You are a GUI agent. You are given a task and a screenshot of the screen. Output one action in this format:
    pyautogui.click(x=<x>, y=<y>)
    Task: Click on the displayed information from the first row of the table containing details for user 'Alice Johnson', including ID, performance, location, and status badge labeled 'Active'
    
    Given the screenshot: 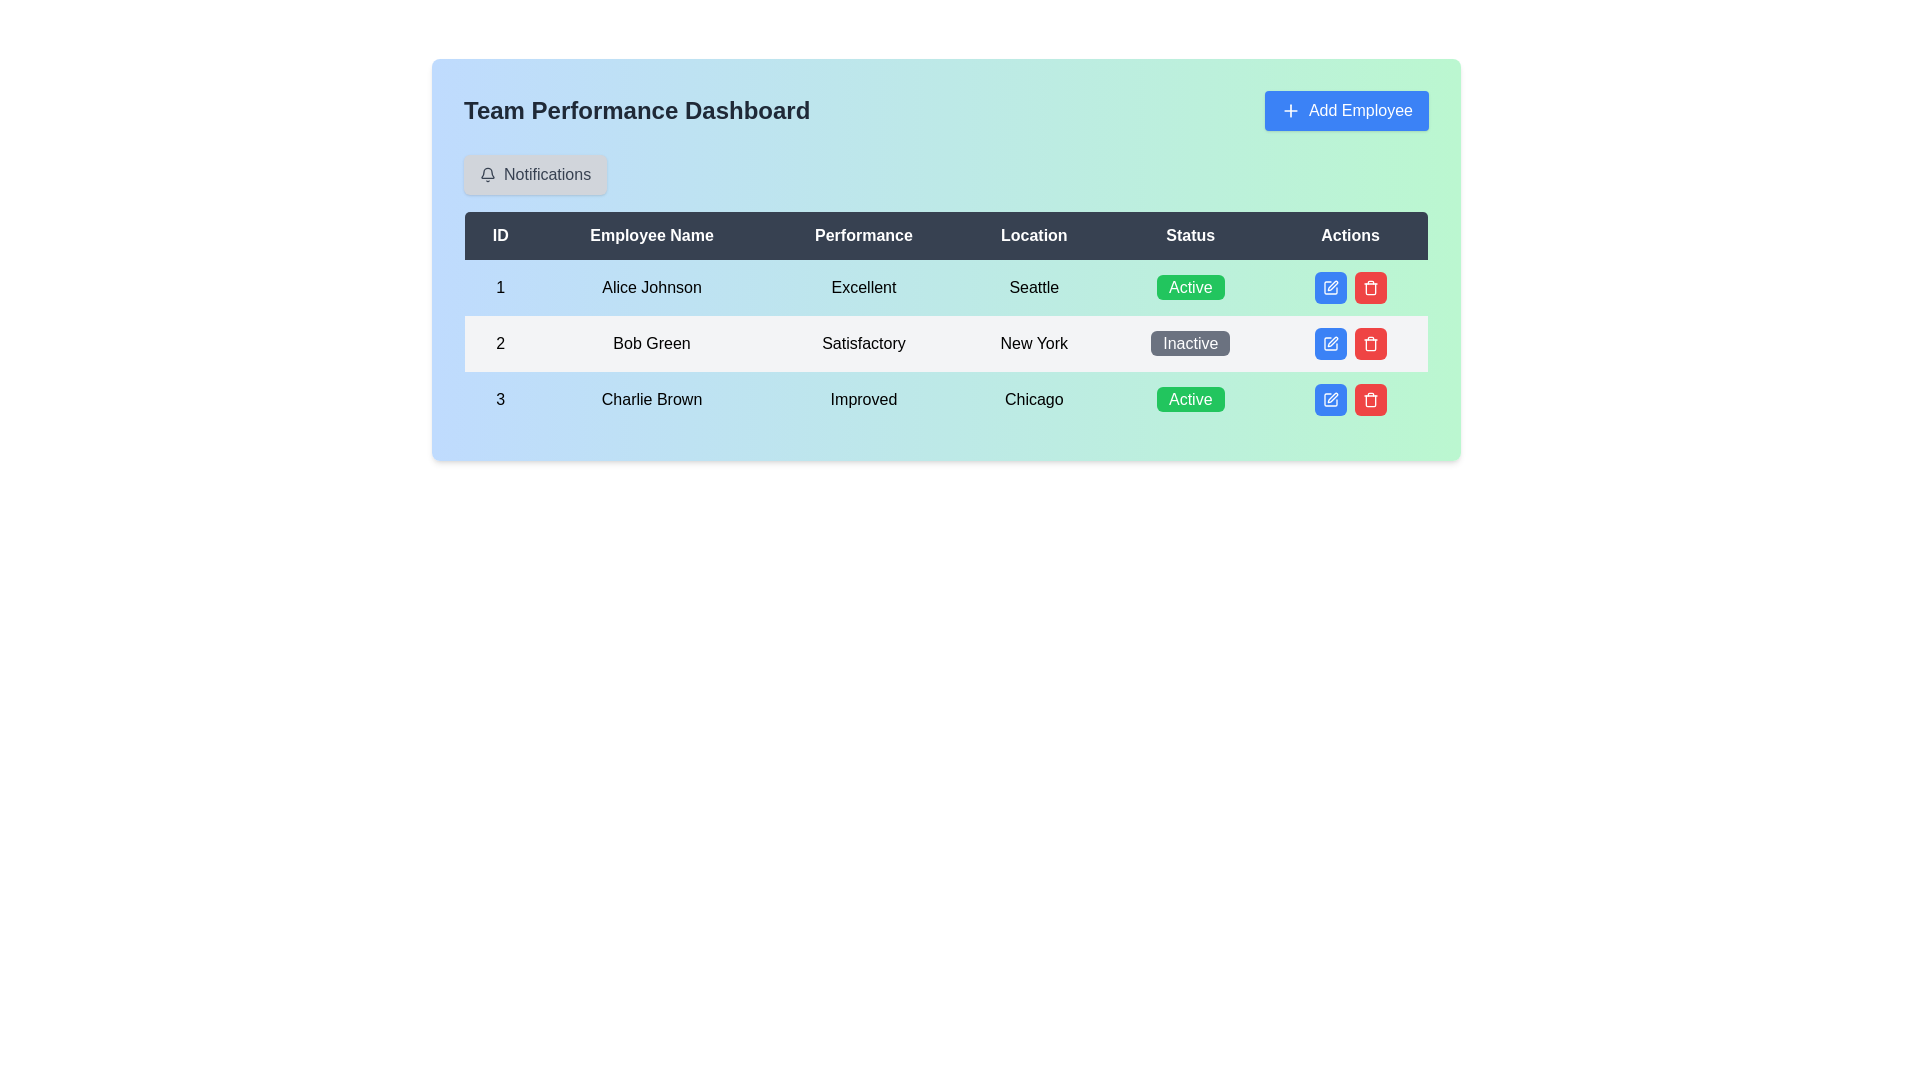 What is the action you would take?
    pyautogui.click(x=945, y=288)
    